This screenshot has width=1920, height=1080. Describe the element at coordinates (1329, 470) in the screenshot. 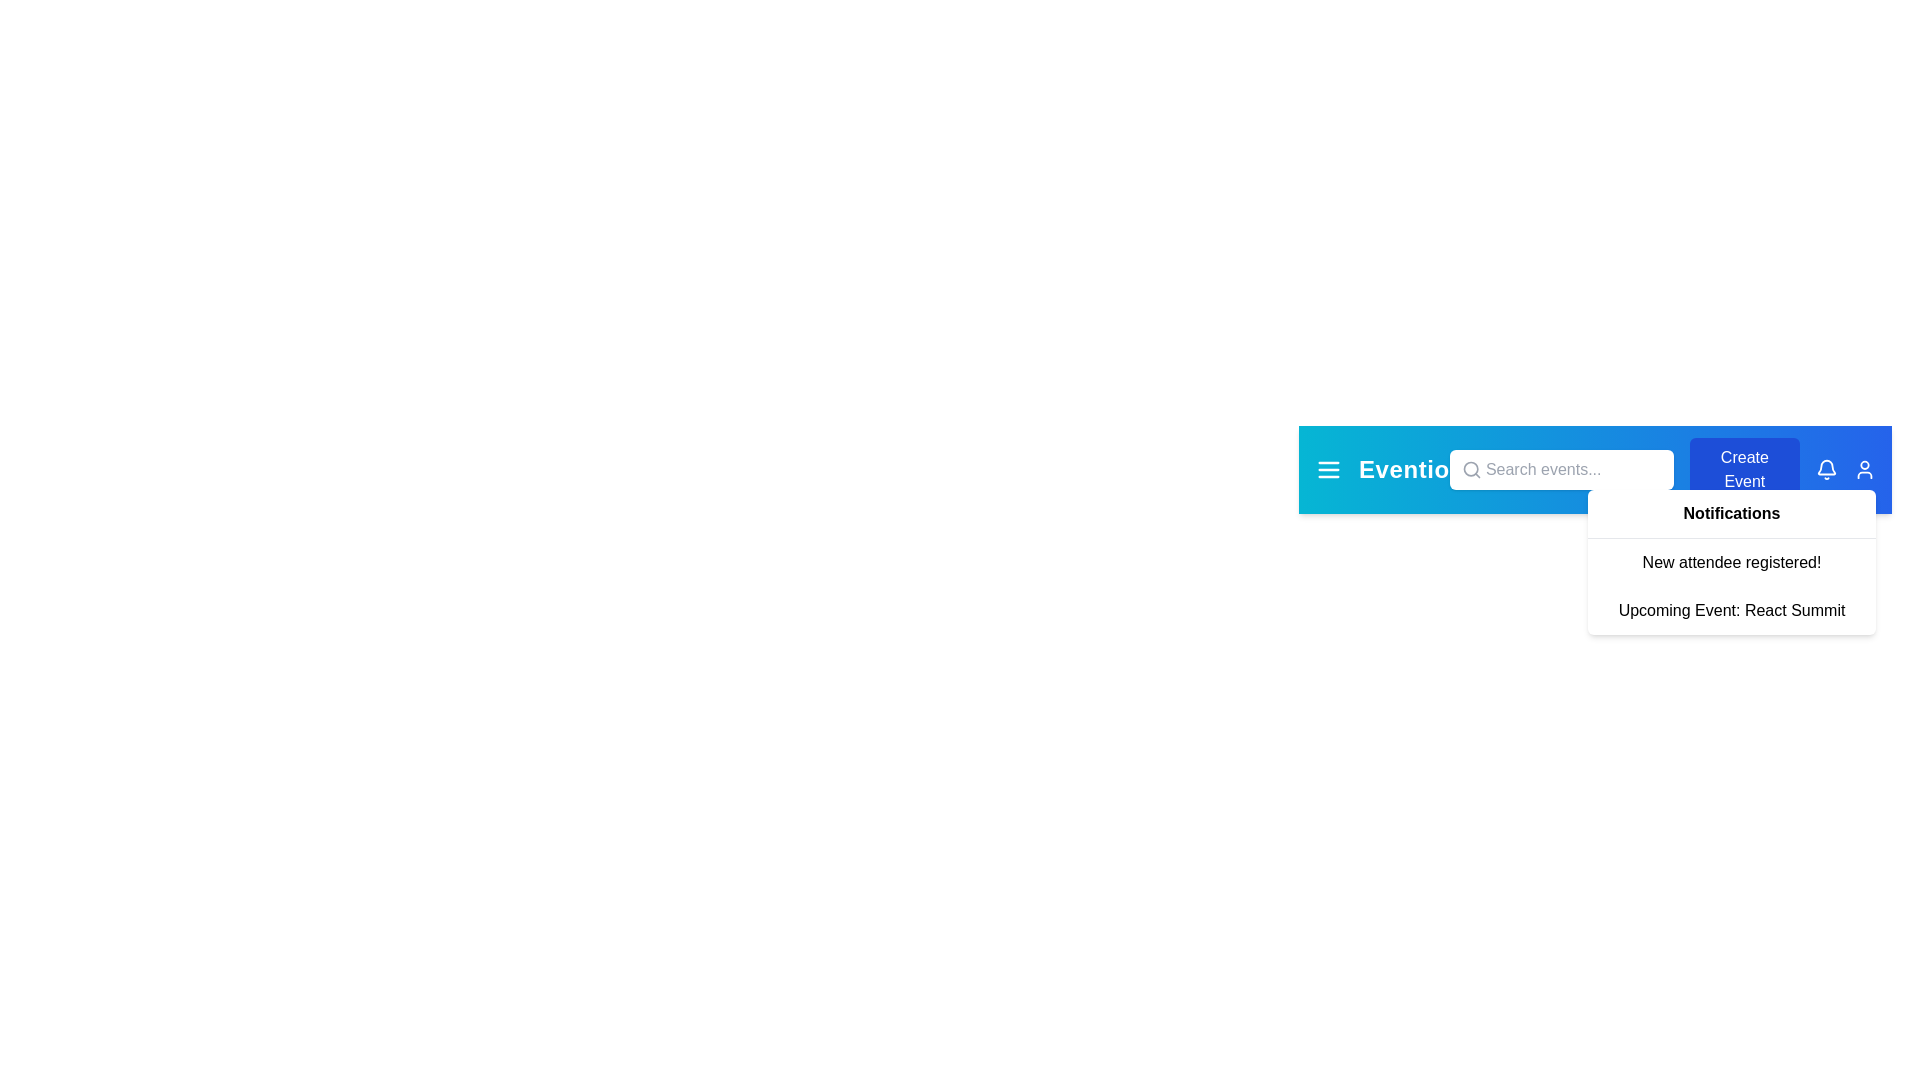

I see `the menu icon to open the menu options` at that location.